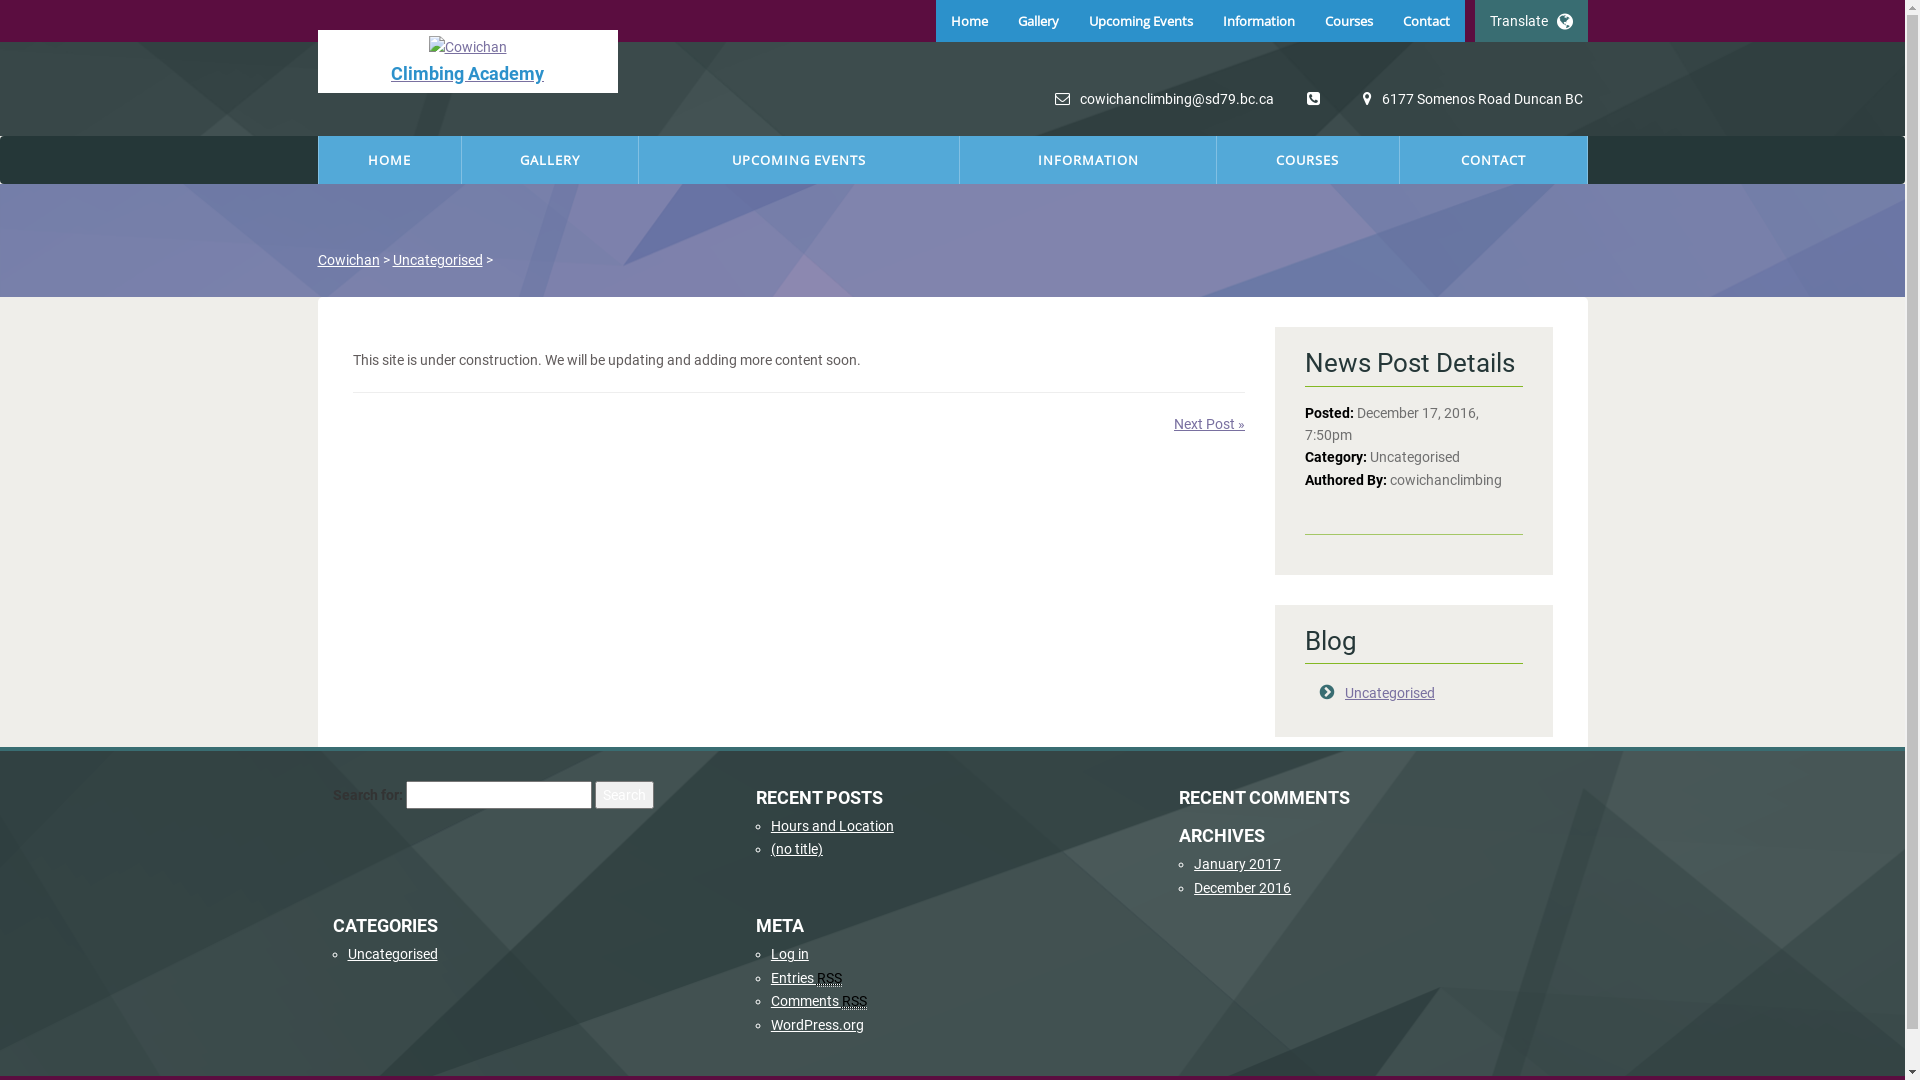 The width and height of the screenshot is (1920, 1080). Describe the element at coordinates (1194, 863) in the screenshot. I see `'January 2017'` at that location.